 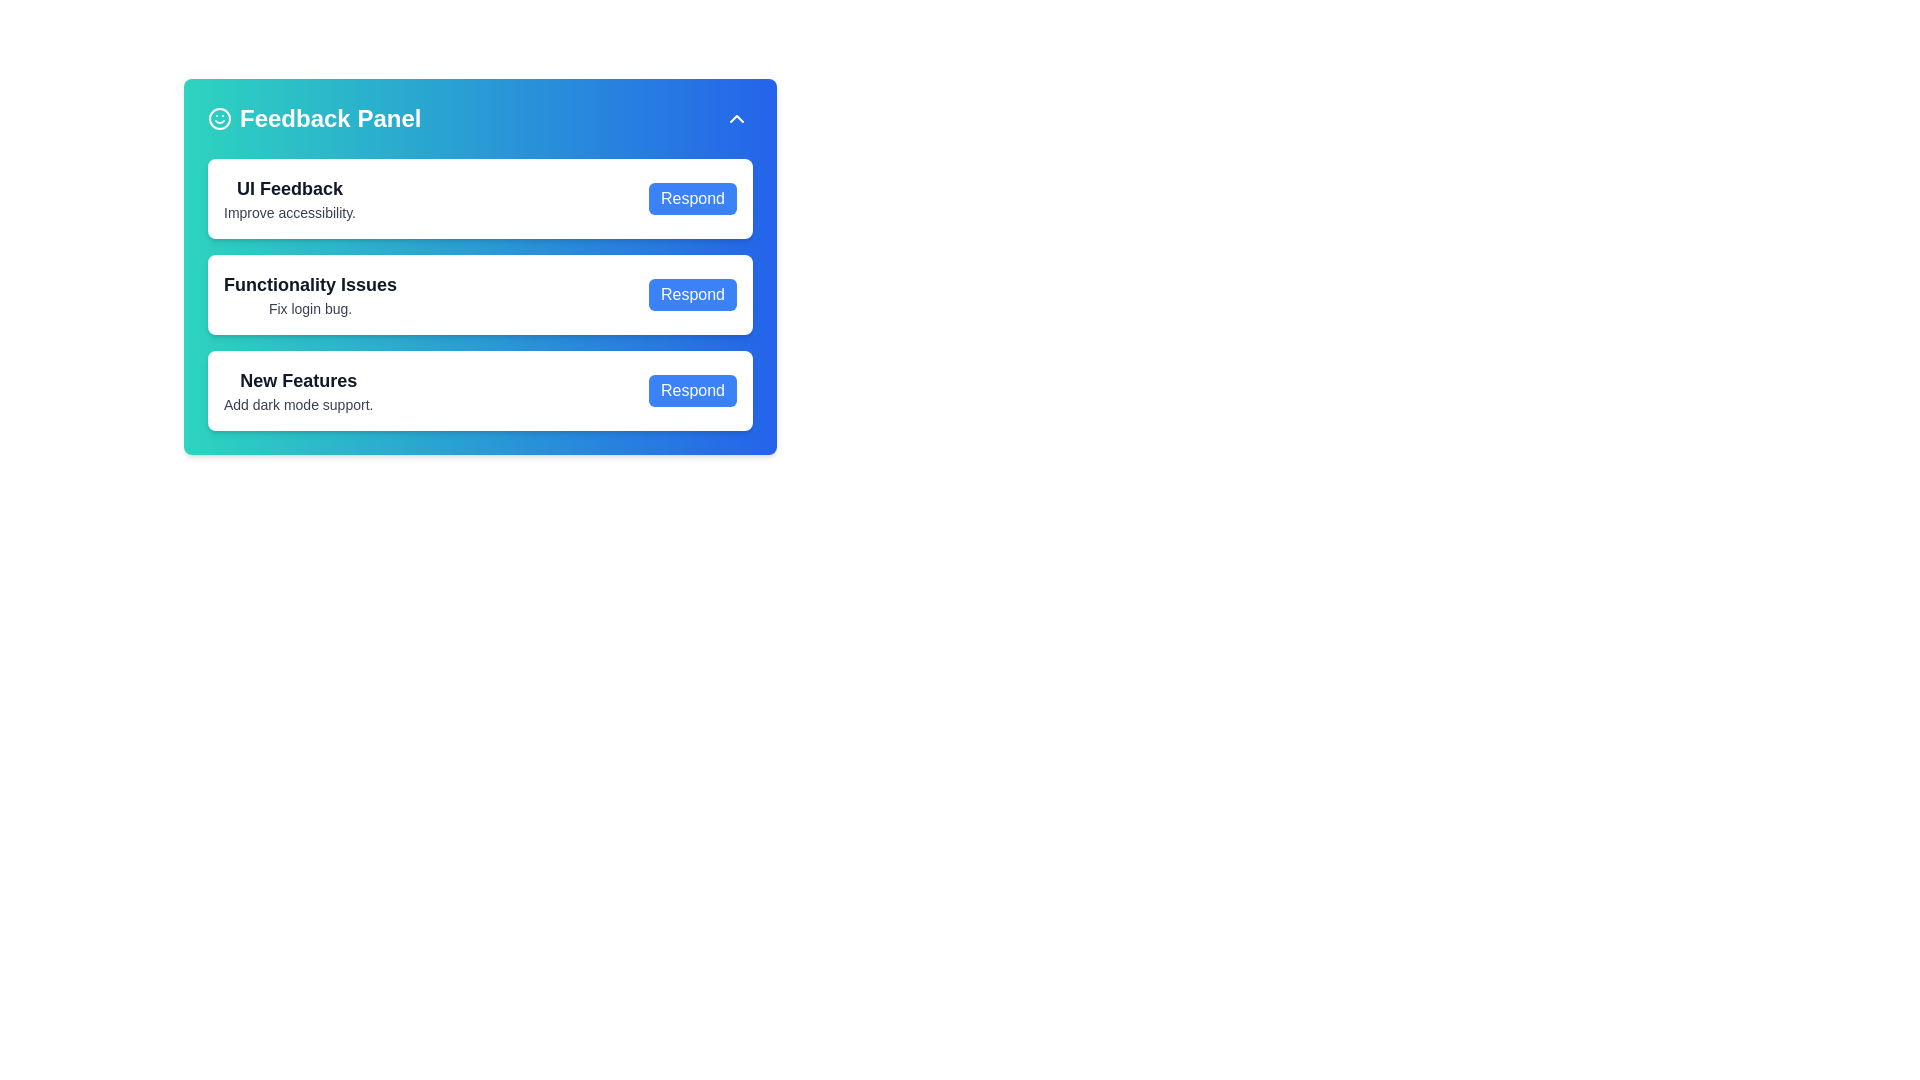 I want to click on the smiley face icon with a teal background located in the 'Feedback Panel' header, aligned to the left of the text 'Feedback Panel', so click(x=220, y=119).